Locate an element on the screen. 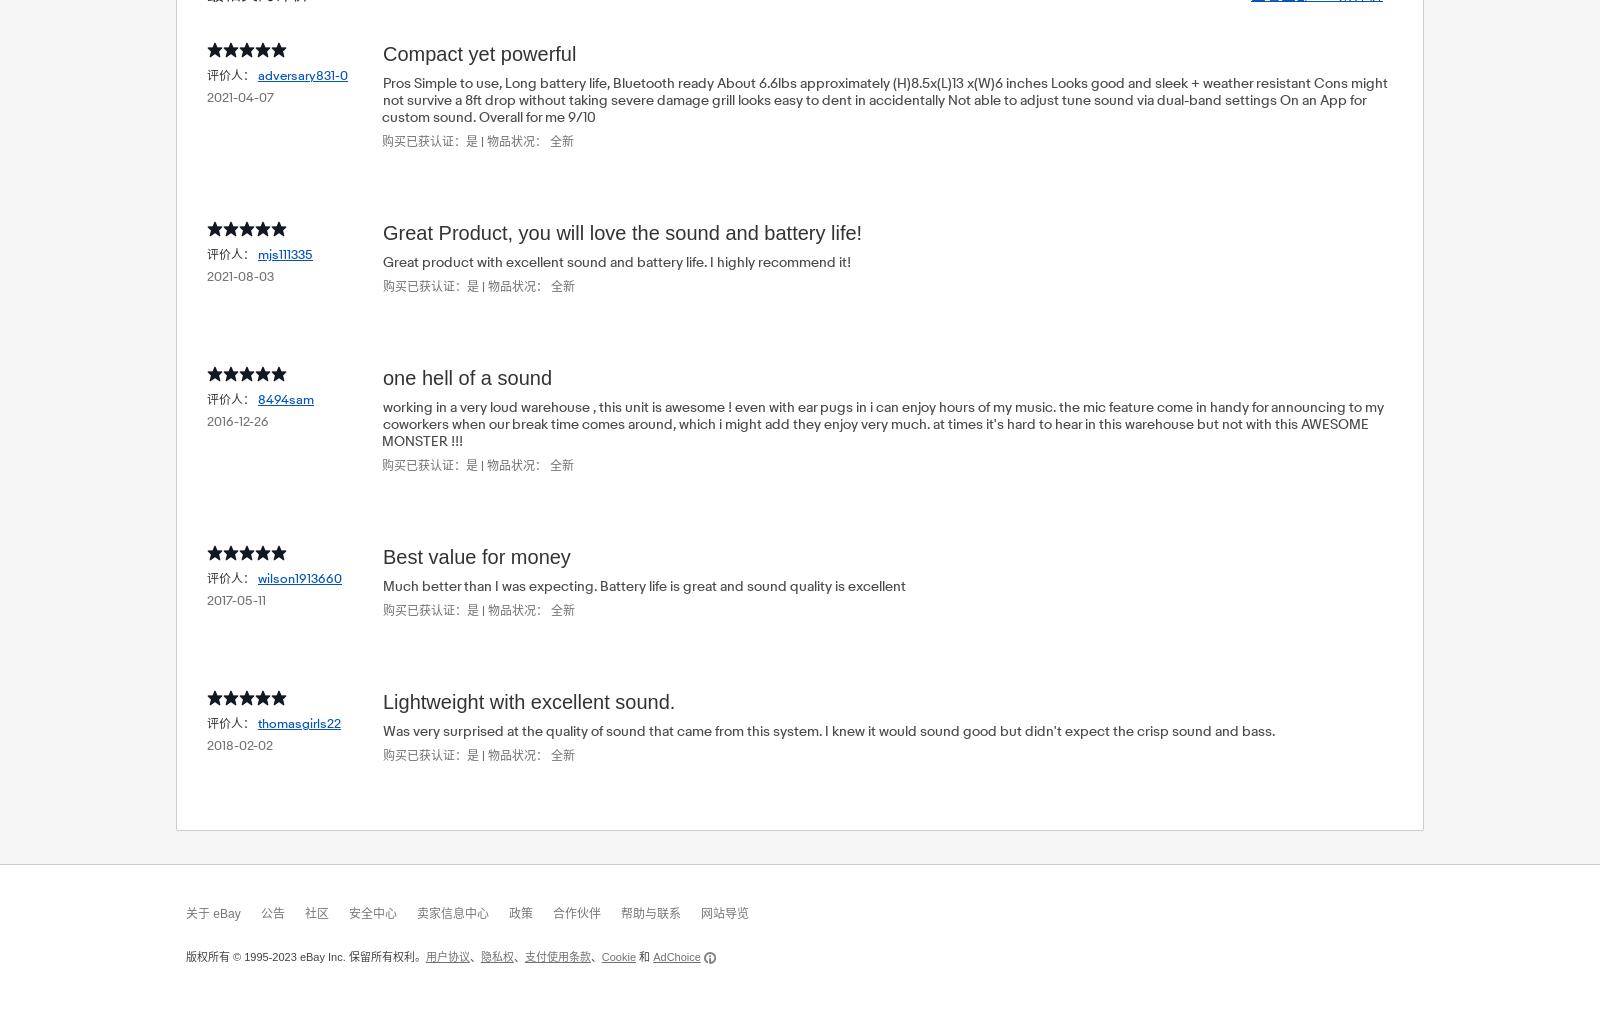  '2021-08-03' is located at coordinates (240, 276).